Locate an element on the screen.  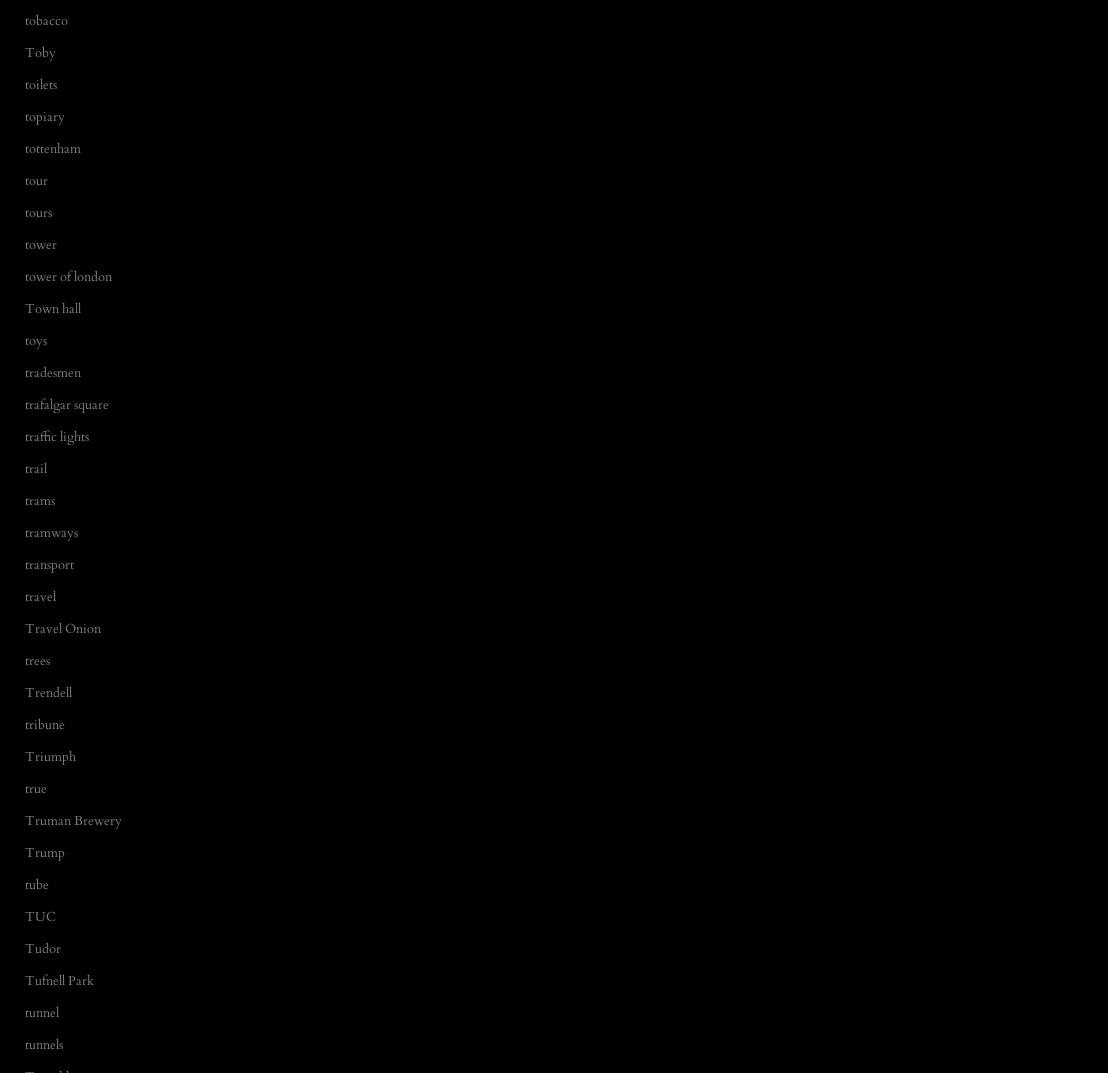
'tramways' is located at coordinates (50, 530).